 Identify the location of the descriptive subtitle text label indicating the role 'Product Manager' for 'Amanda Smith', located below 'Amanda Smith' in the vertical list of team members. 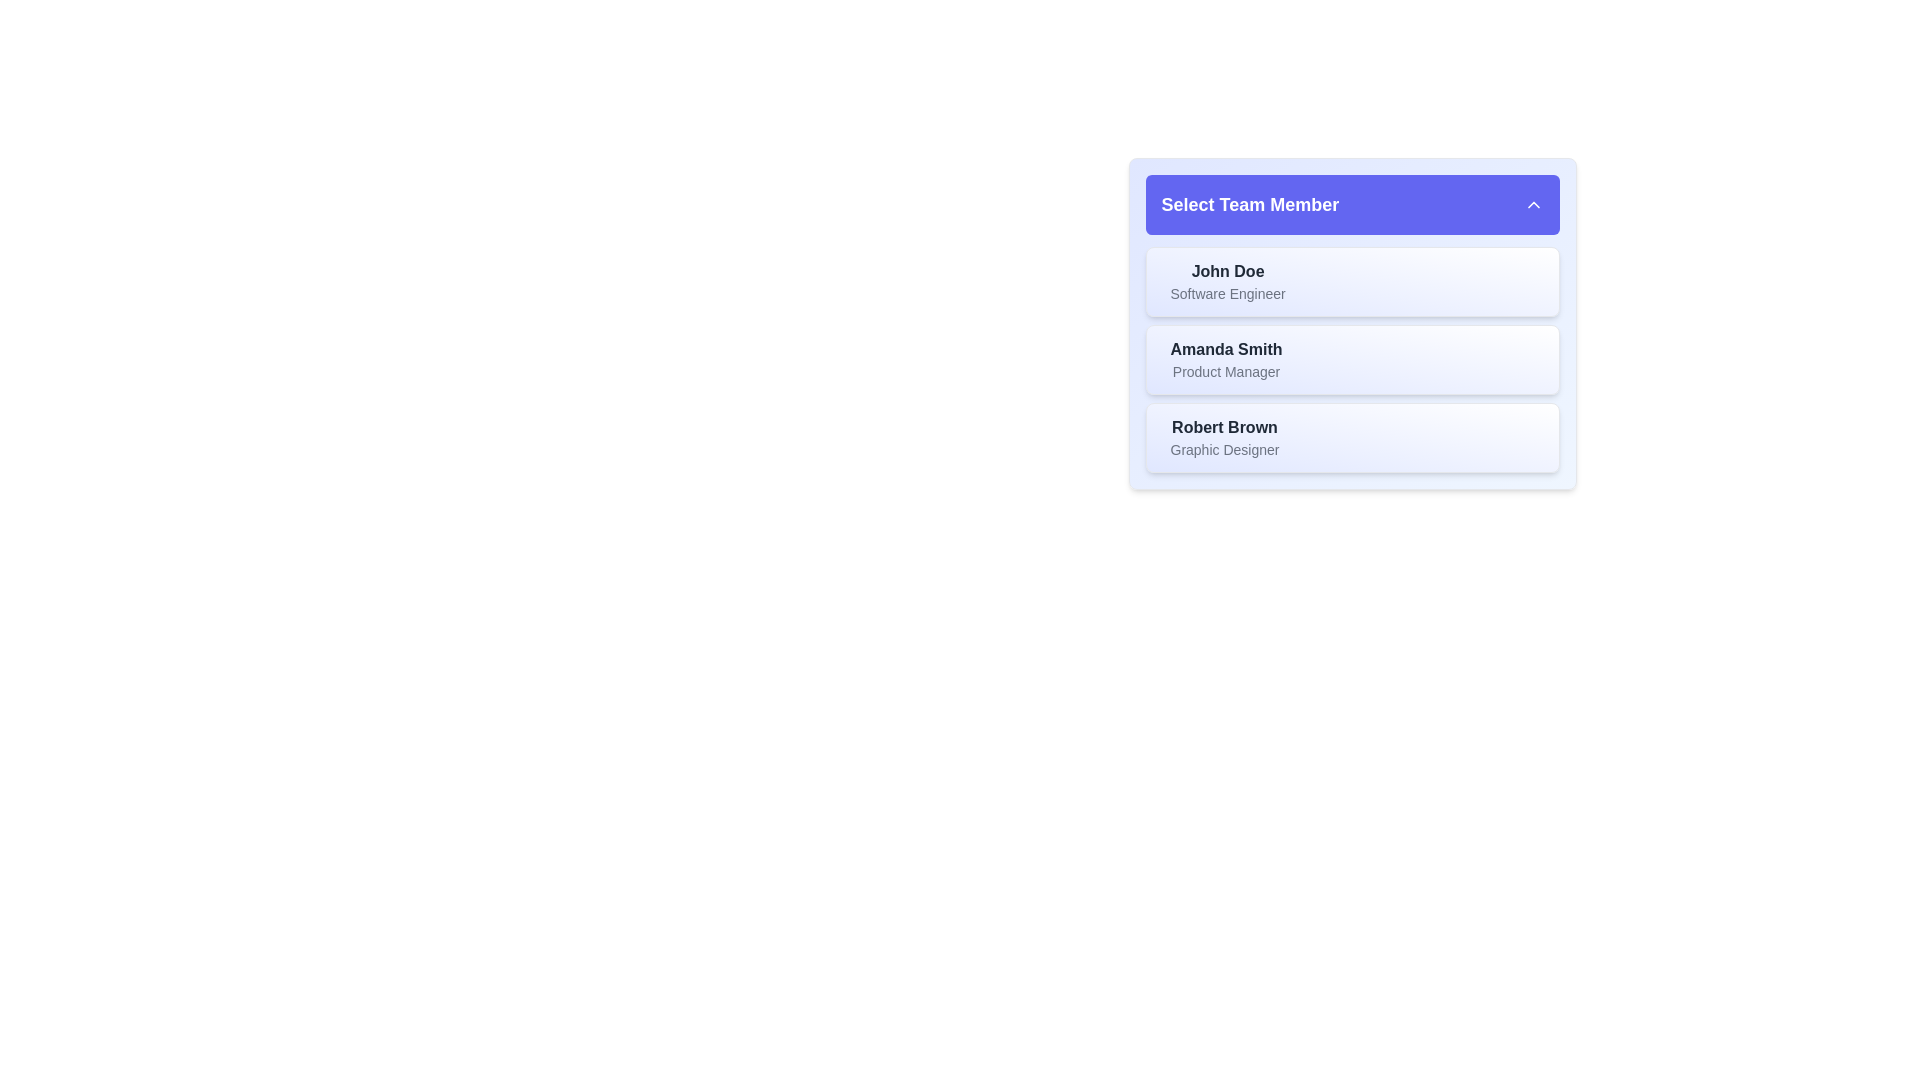
(1225, 371).